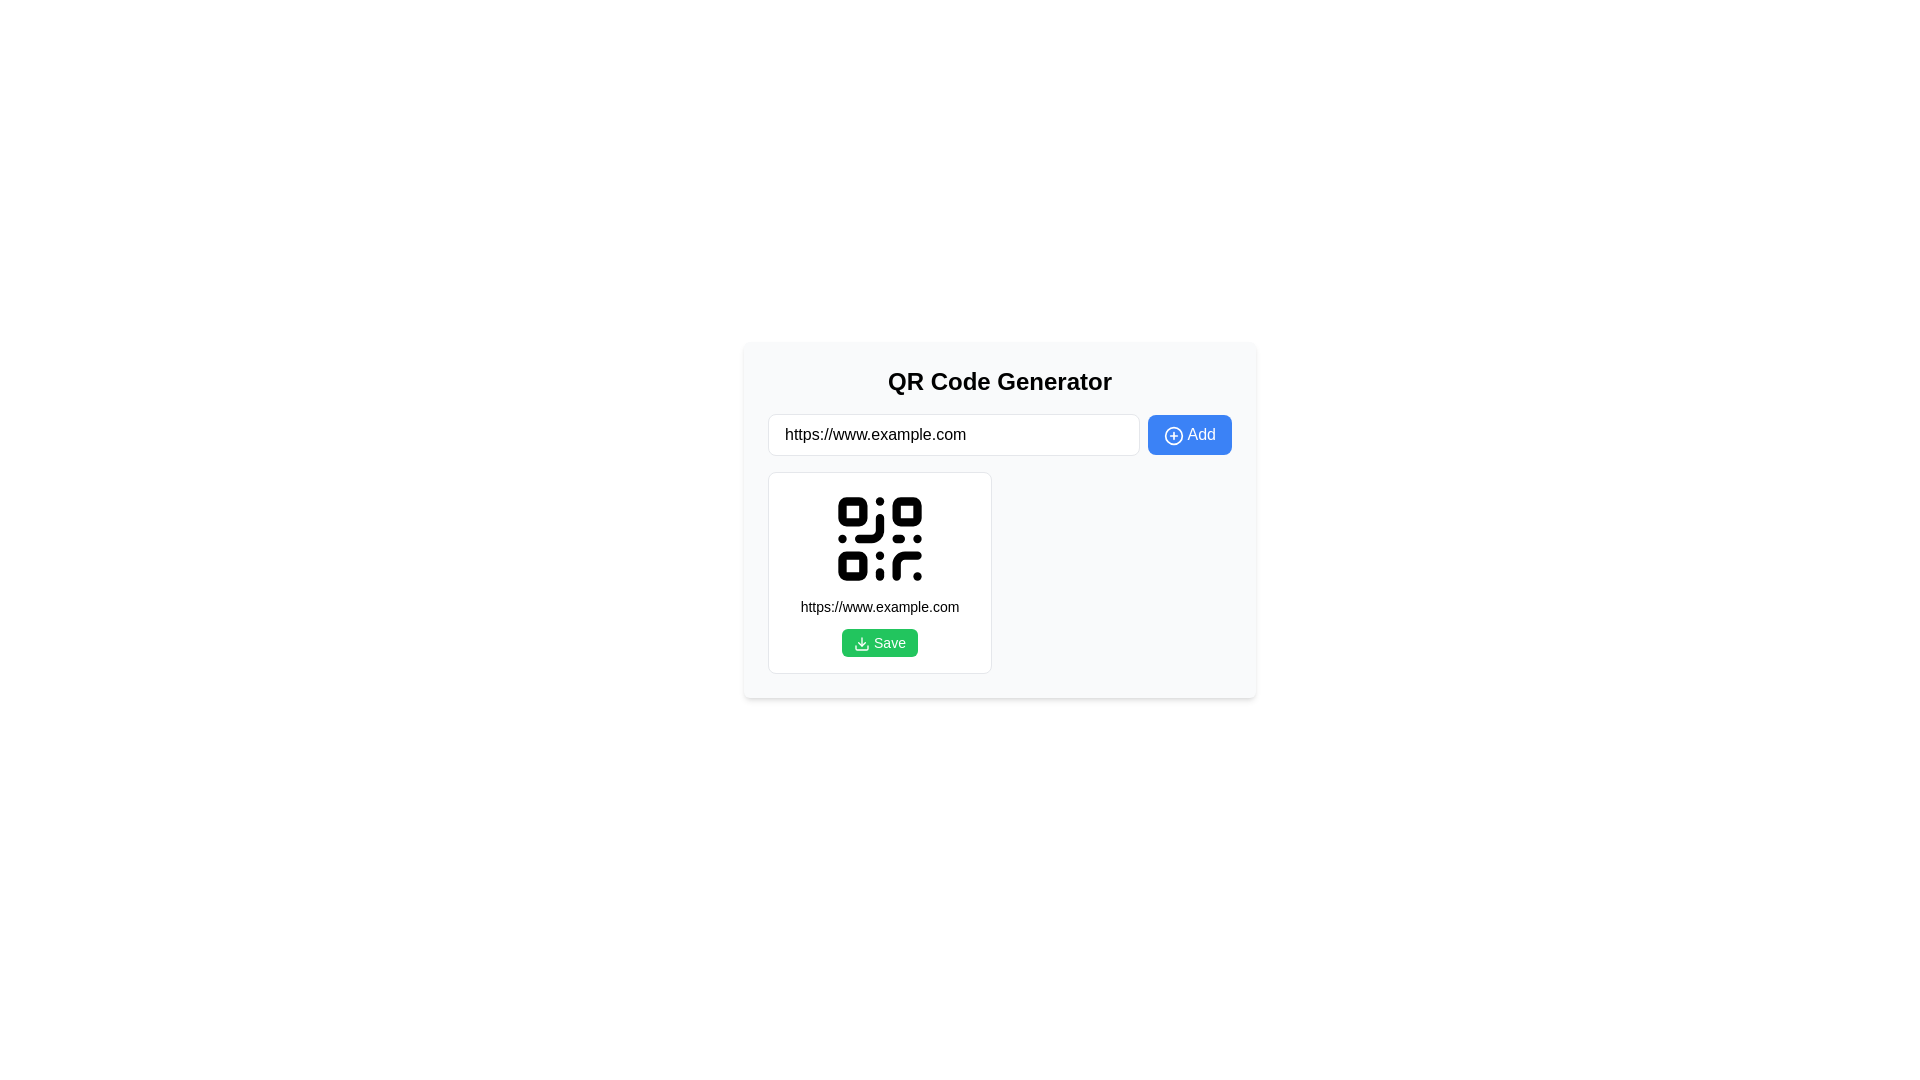 The image size is (1920, 1080). Describe the element at coordinates (906, 510) in the screenshot. I see `the second square in the first row of three internal square blocks within the QR code graphic, which is positioned below the URL text` at that location.